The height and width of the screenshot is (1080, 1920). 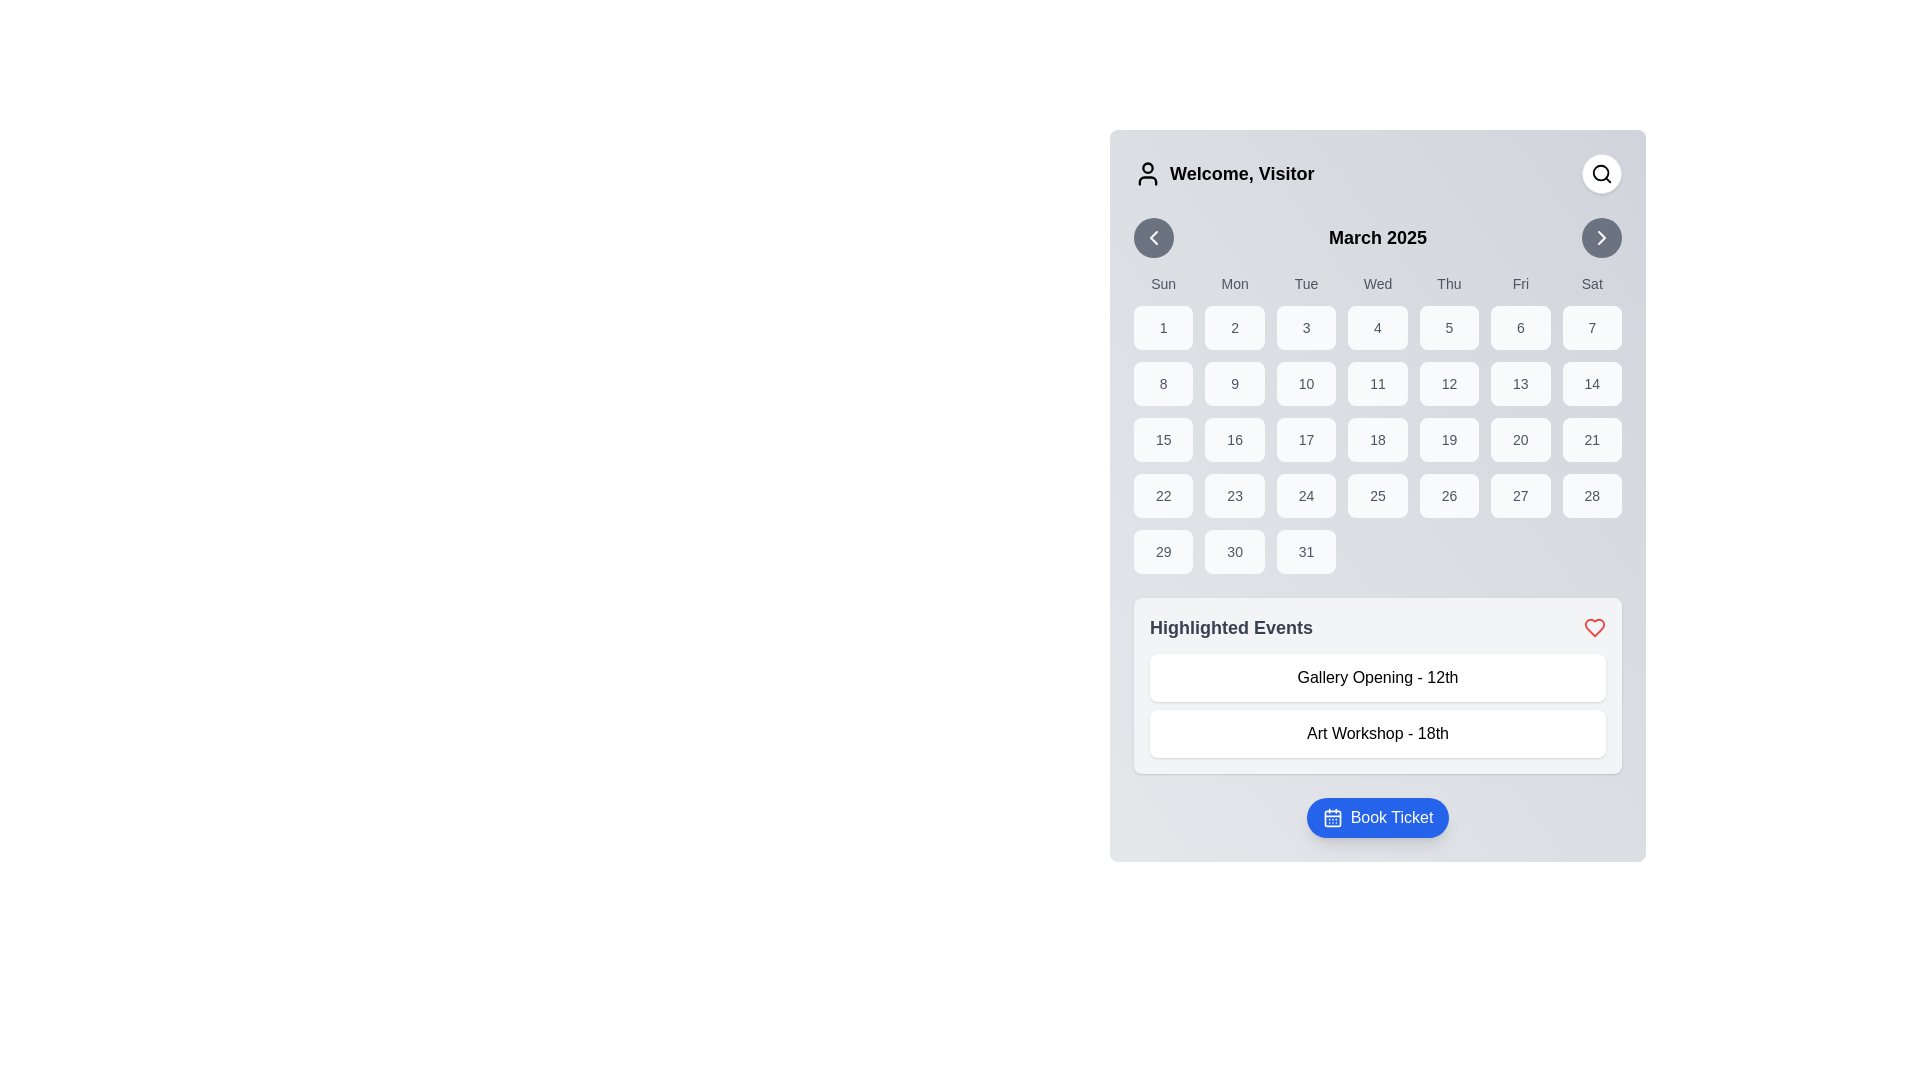 I want to click on the Date cell displaying '12' in the calendar grid for March 12, 2025, so click(x=1449, y=384).